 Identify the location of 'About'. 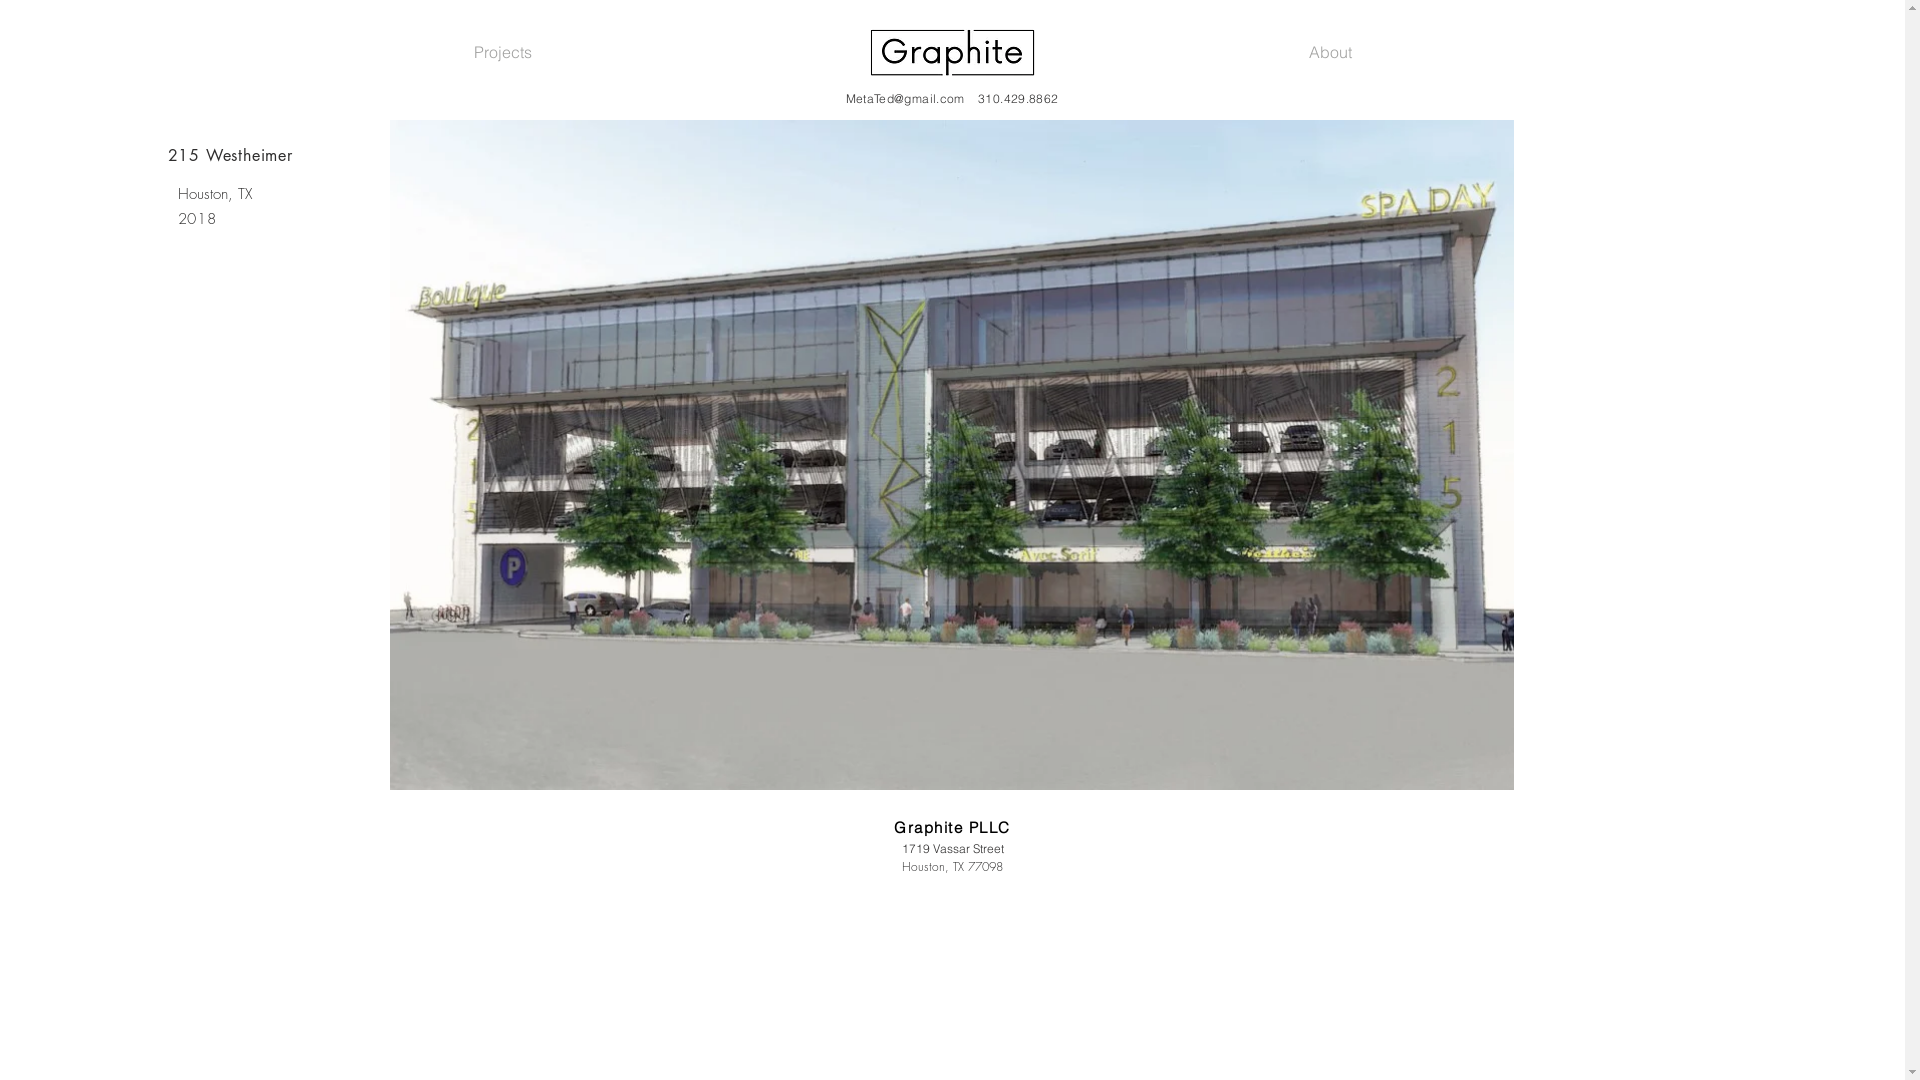
(1329, 51).